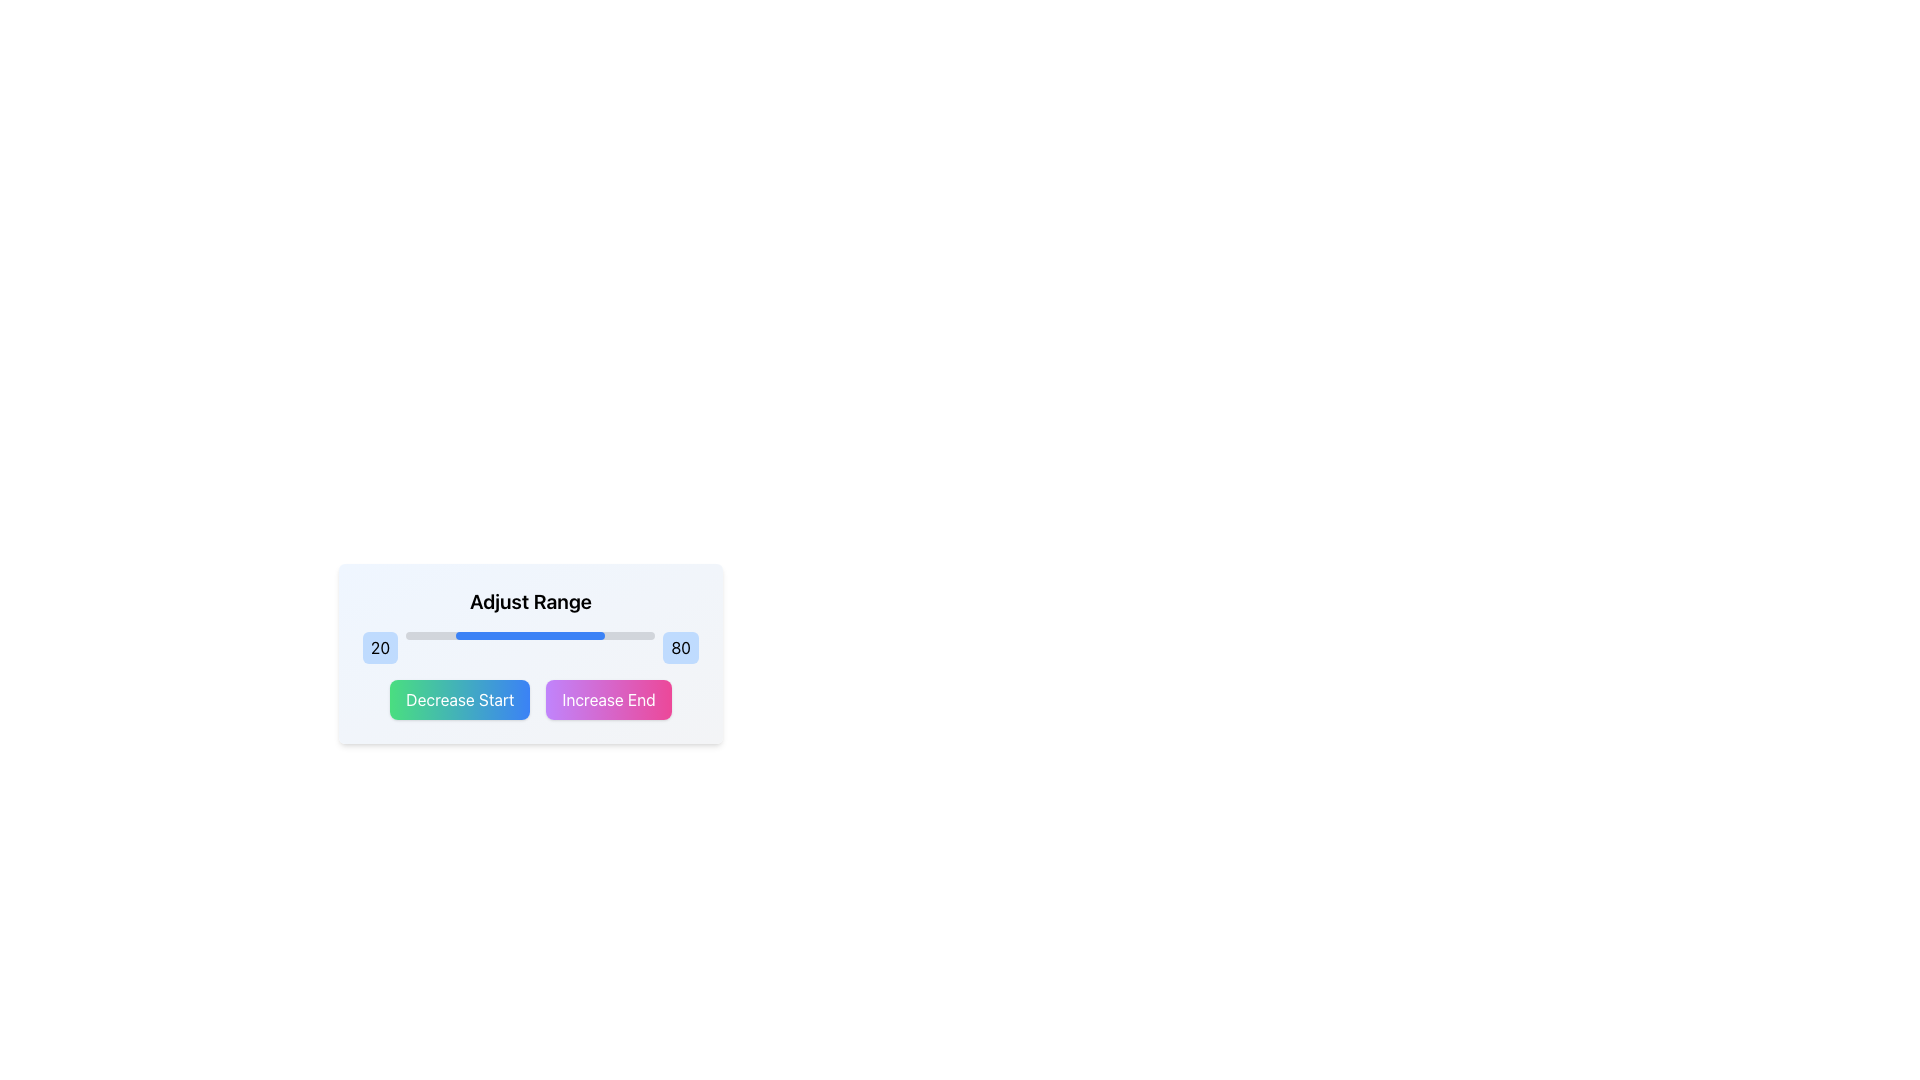  Describe the element at coordinates (530, 636) in the screenshot. I see `the progress bar located centrally beneath the text 'Adjust Range', which visually represents progress between the values '20' and '80'` at that location.